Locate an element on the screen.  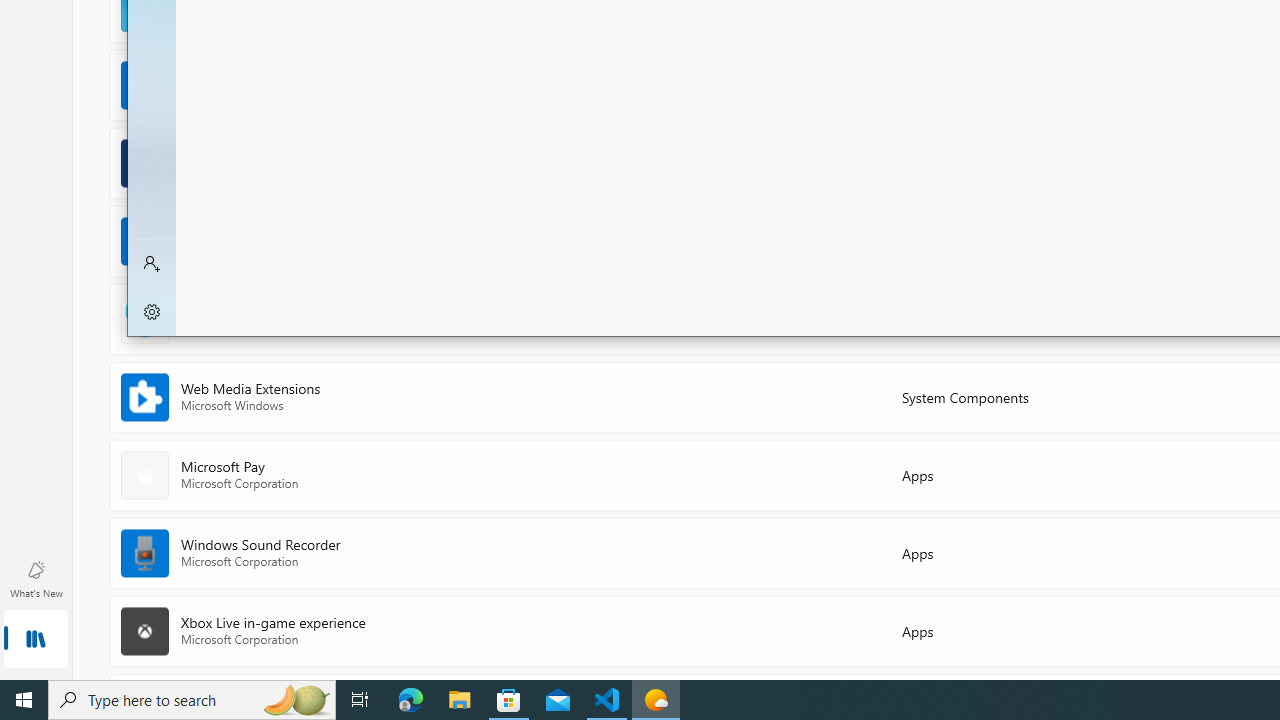
'Microsoft Edge' is located at coordinates (410, 698).